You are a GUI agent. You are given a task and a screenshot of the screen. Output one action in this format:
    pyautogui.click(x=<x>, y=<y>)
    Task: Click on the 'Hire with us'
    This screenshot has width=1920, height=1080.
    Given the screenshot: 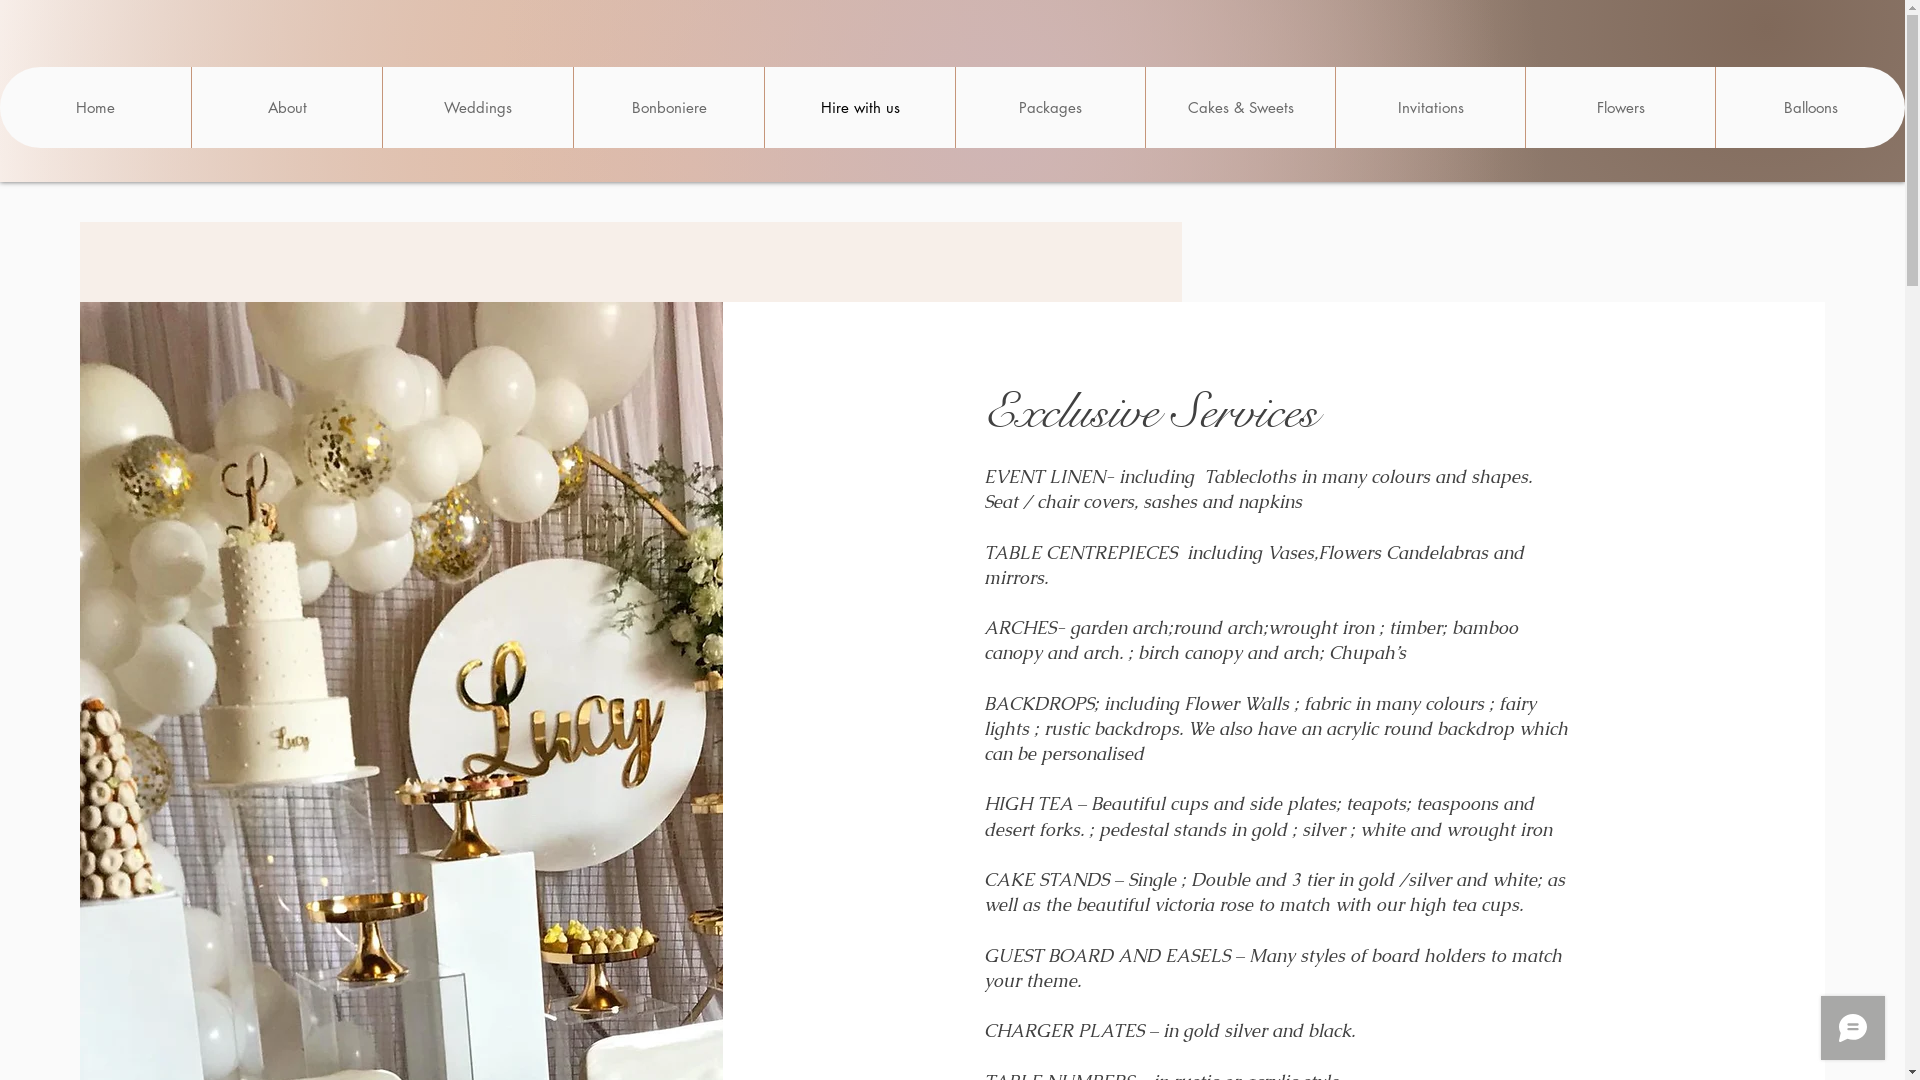 What is the action you would take?
    pyautogui.click(x=859, y=107)
    